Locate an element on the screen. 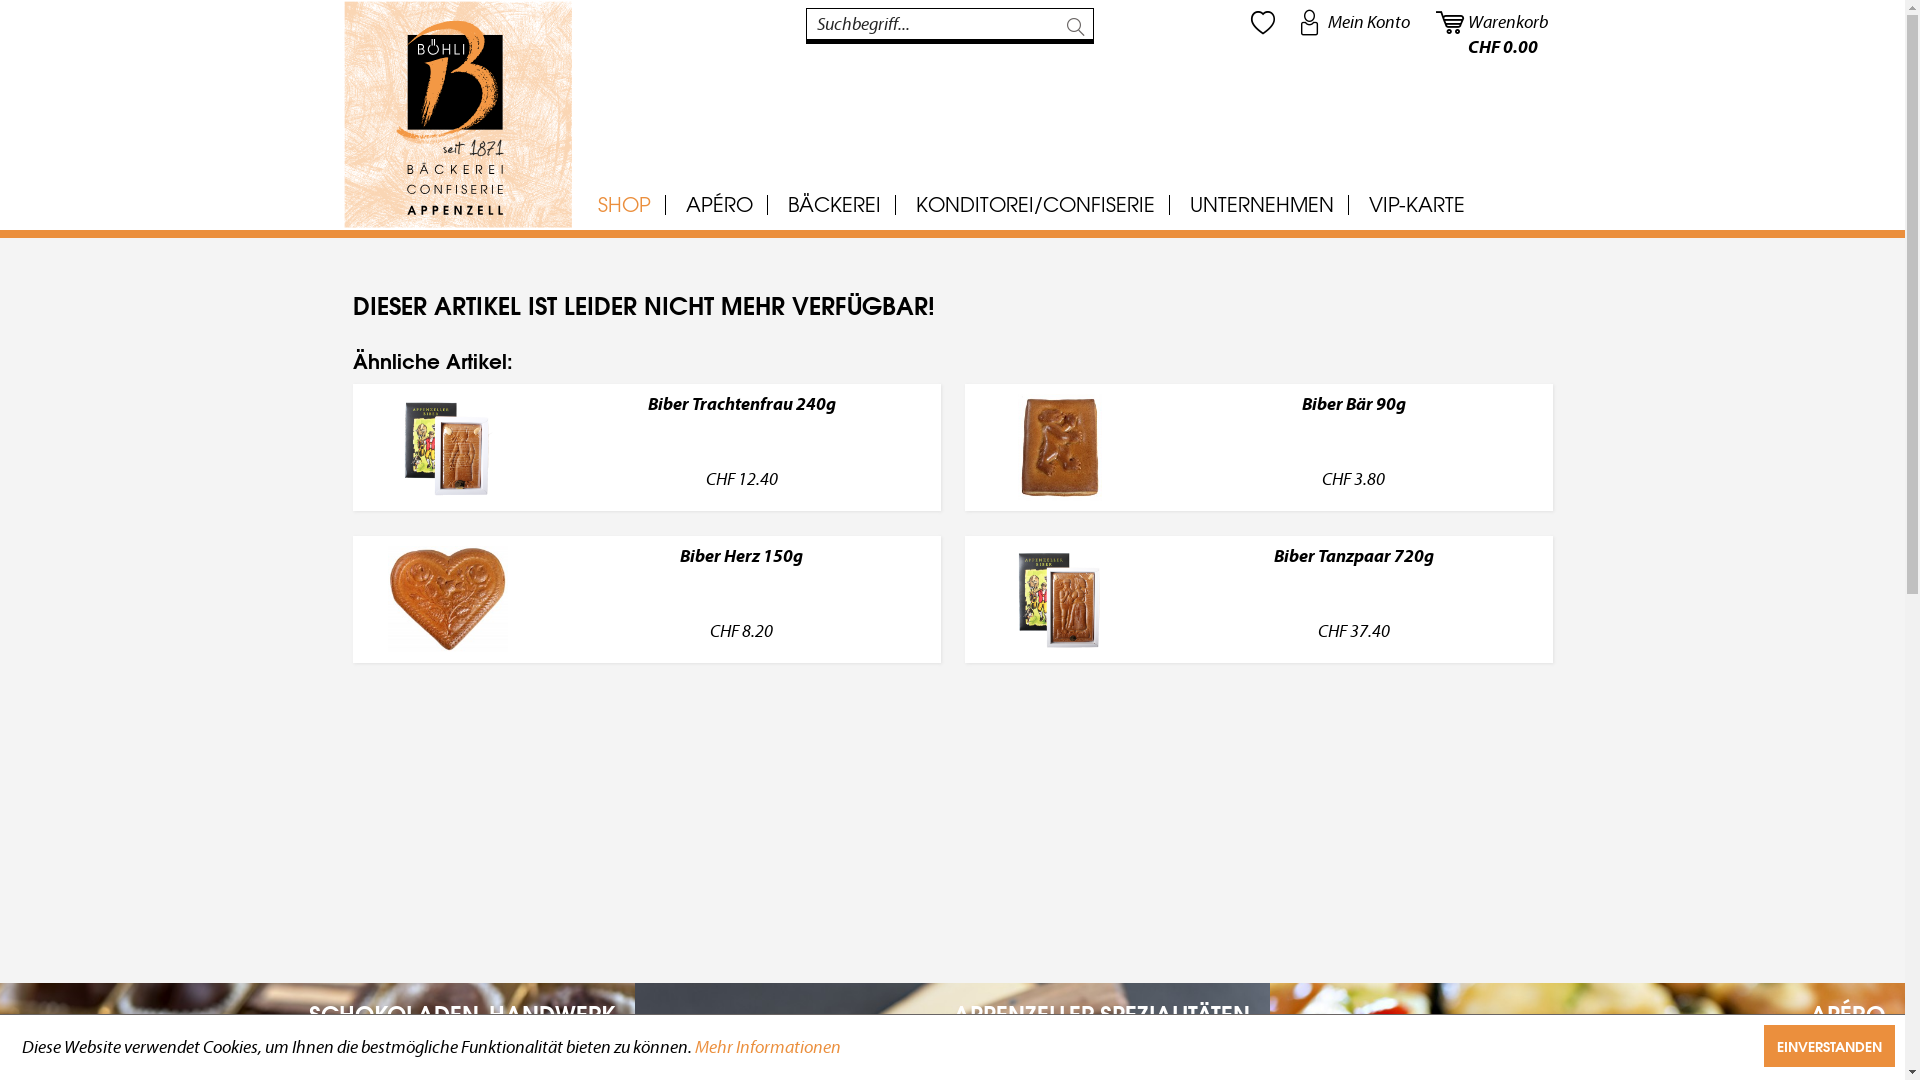  'SHOP' is located at coordinates (622, 204).